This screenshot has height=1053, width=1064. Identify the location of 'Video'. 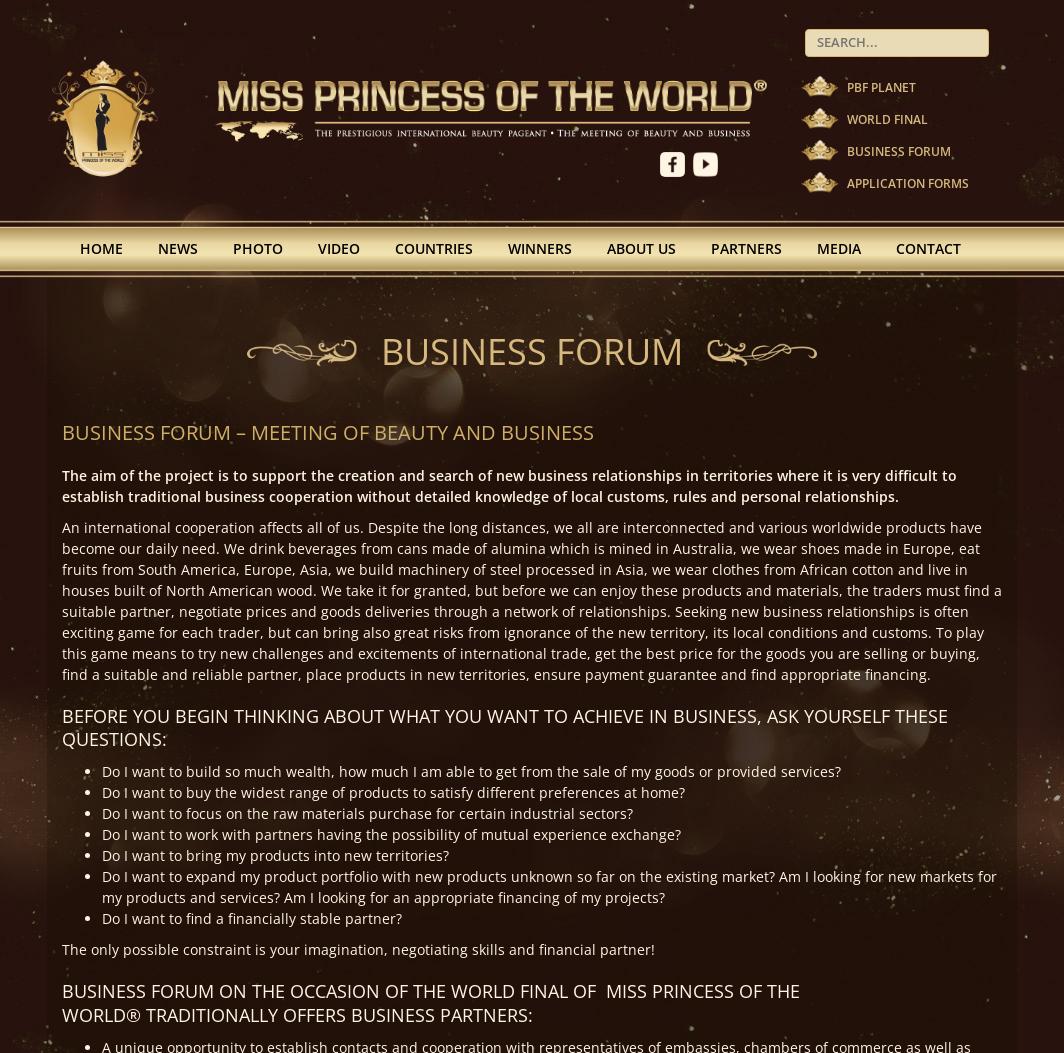
(318, 246).